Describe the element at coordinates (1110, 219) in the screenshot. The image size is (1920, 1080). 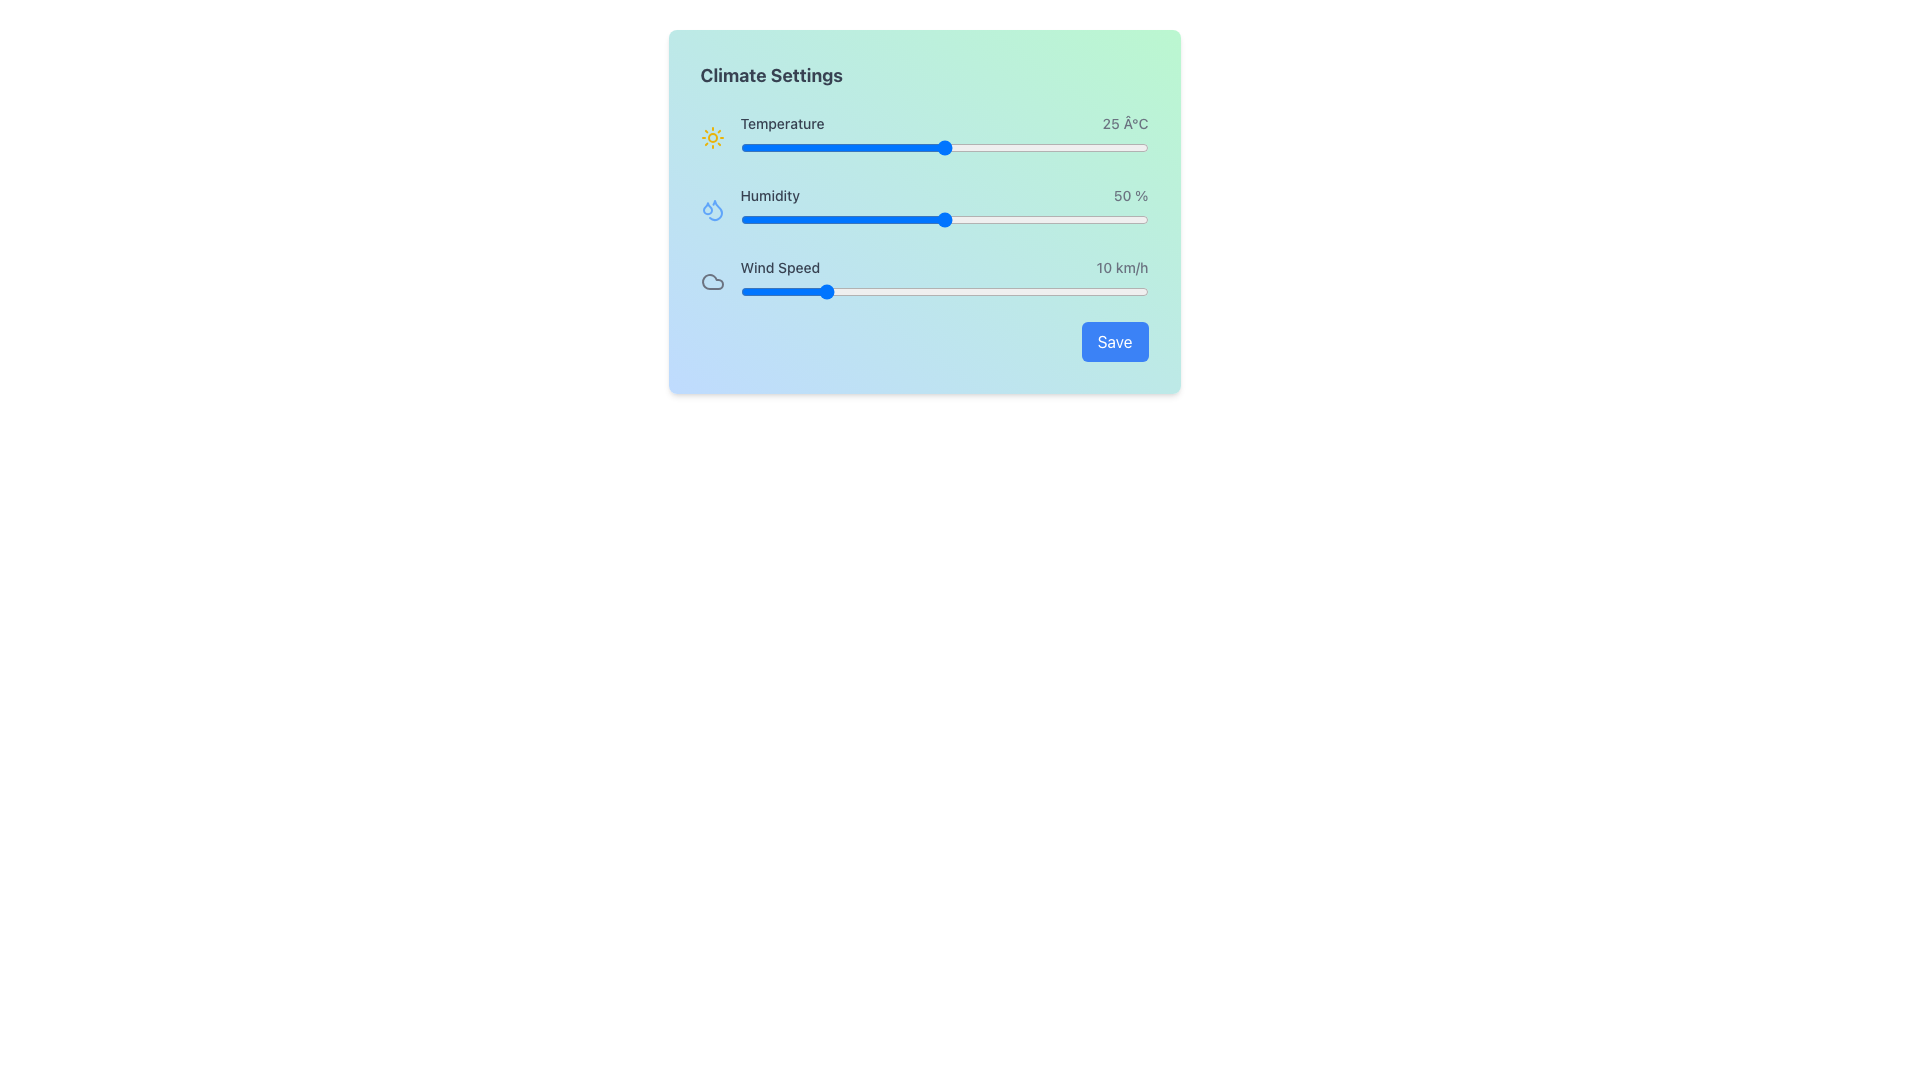
I see `the humidity` at that location.